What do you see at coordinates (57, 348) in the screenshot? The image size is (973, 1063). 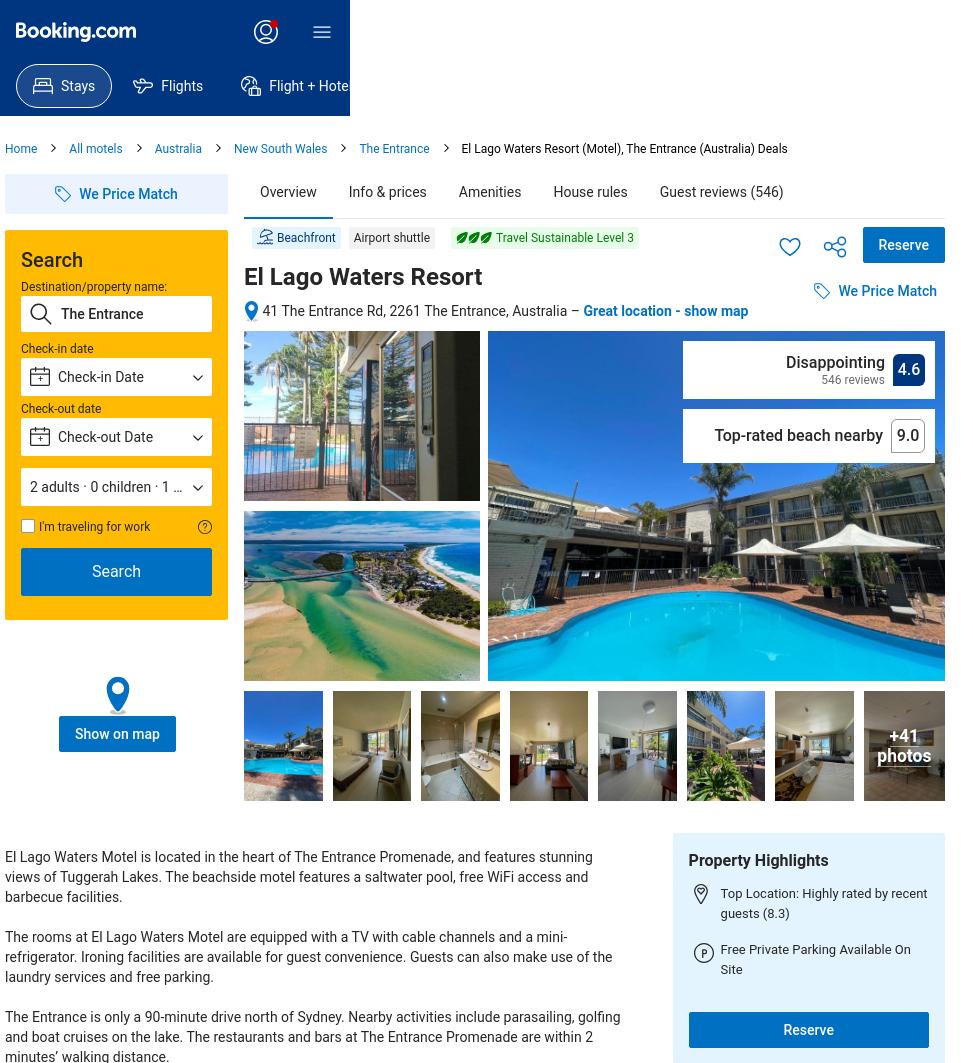 I see `'Check-in date'` at bounding box center [57, 348].